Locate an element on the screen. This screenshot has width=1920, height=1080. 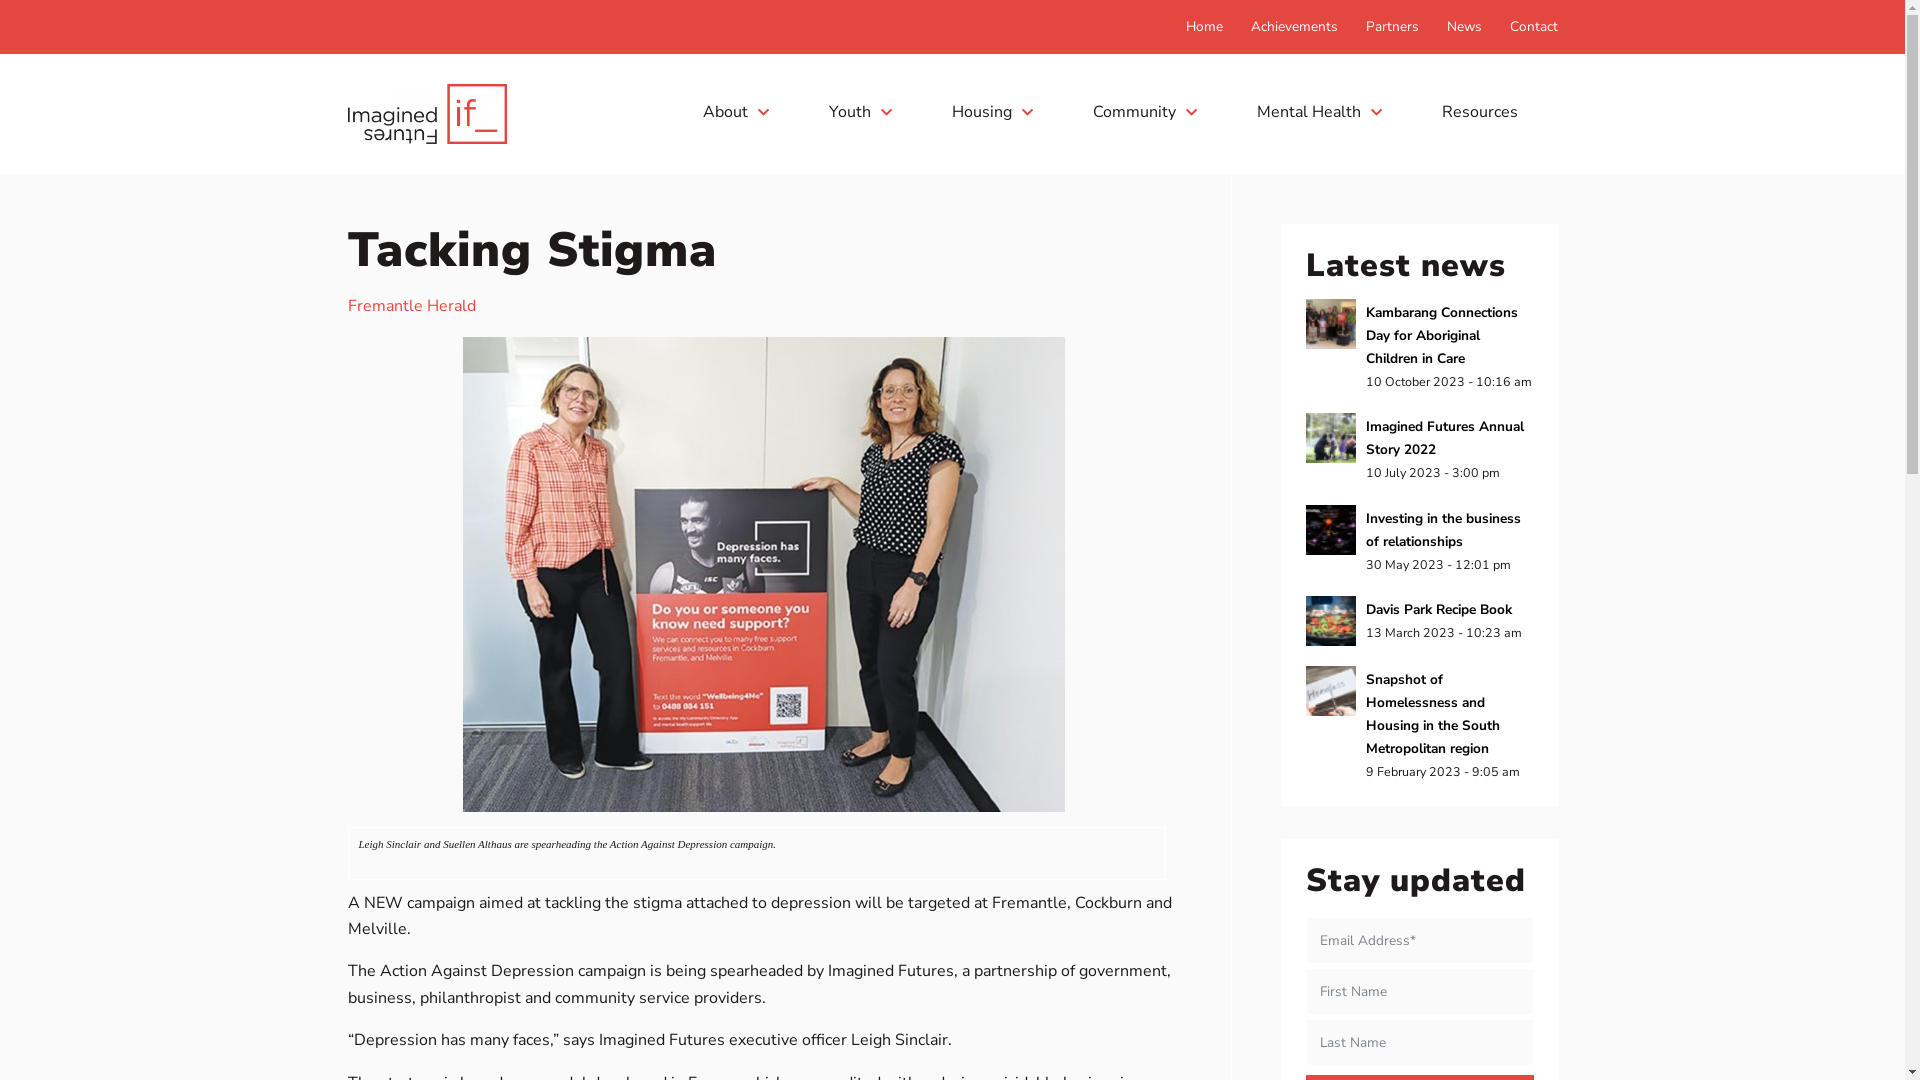
'Davis Park Recipe Book is located at coordinates (1419, 620).